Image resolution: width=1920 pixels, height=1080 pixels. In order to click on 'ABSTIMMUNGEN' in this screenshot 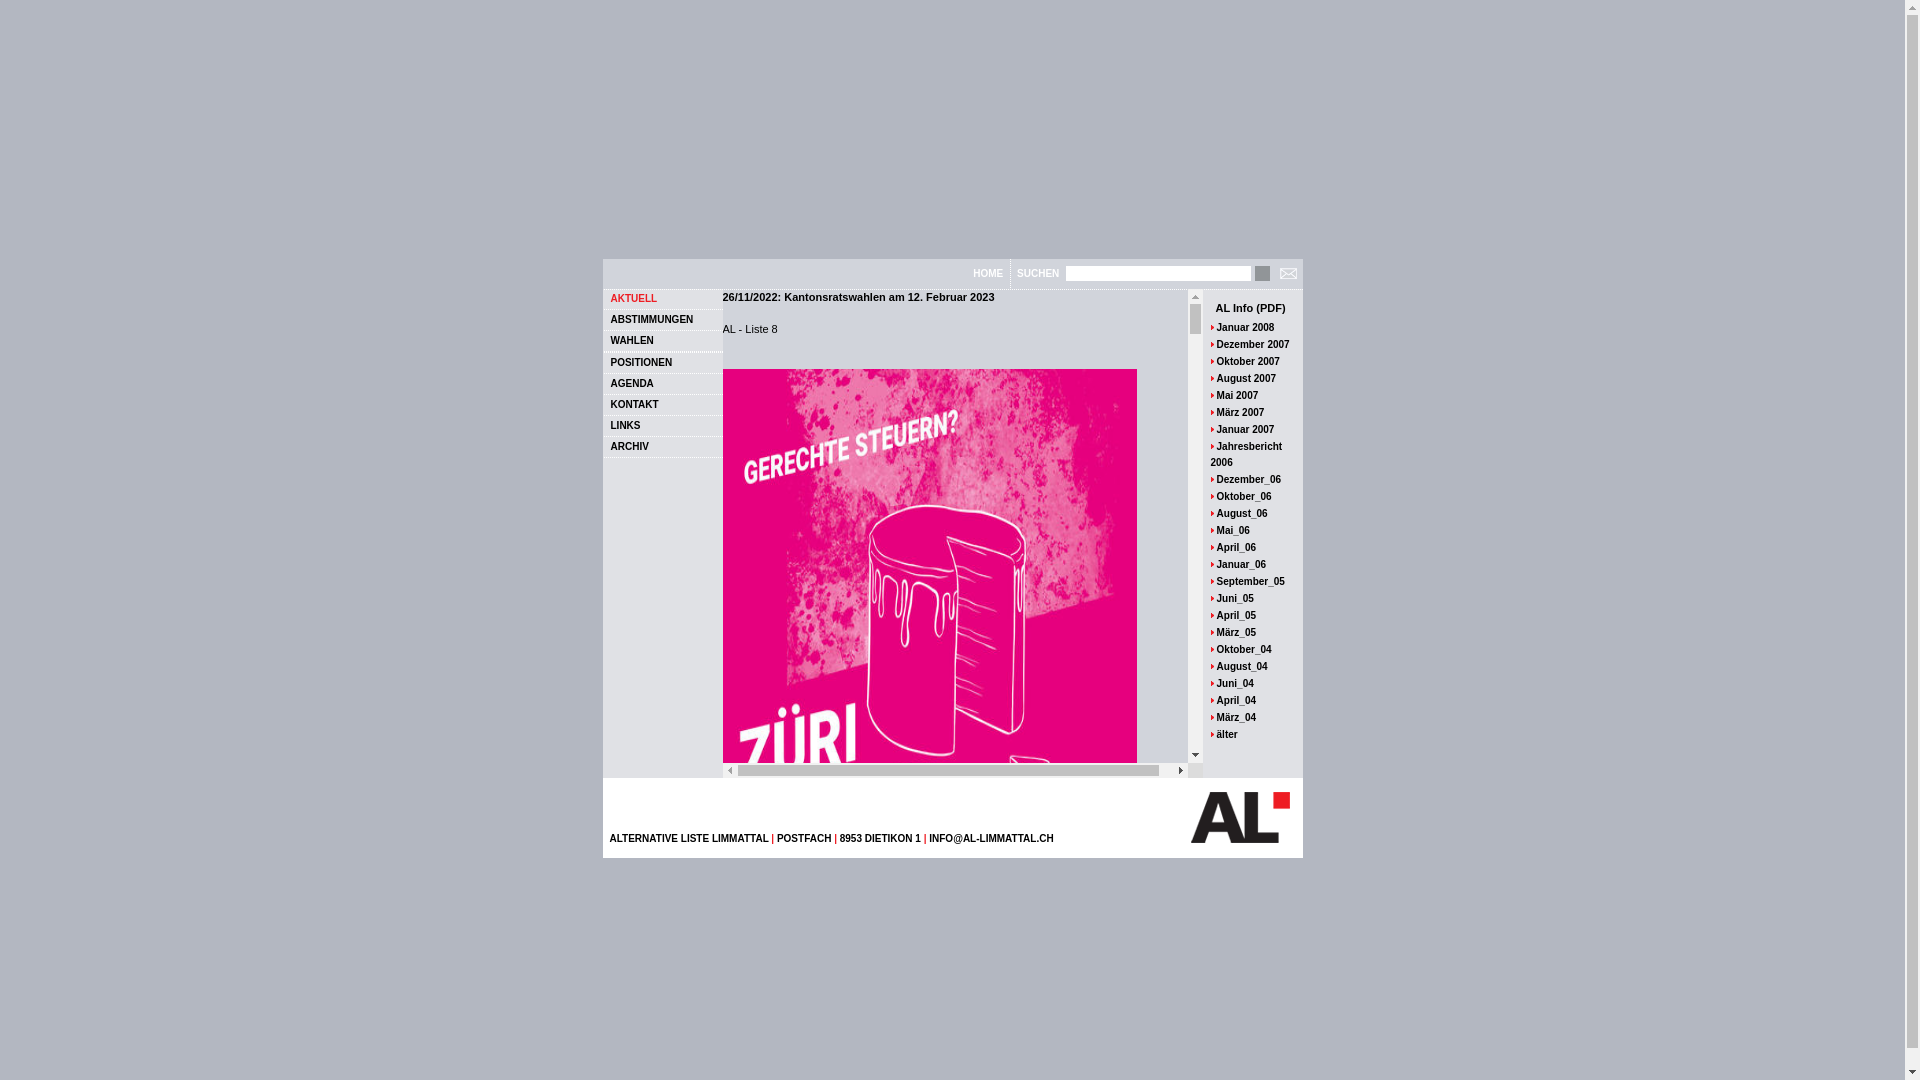, I will do `click(608, 318)`.